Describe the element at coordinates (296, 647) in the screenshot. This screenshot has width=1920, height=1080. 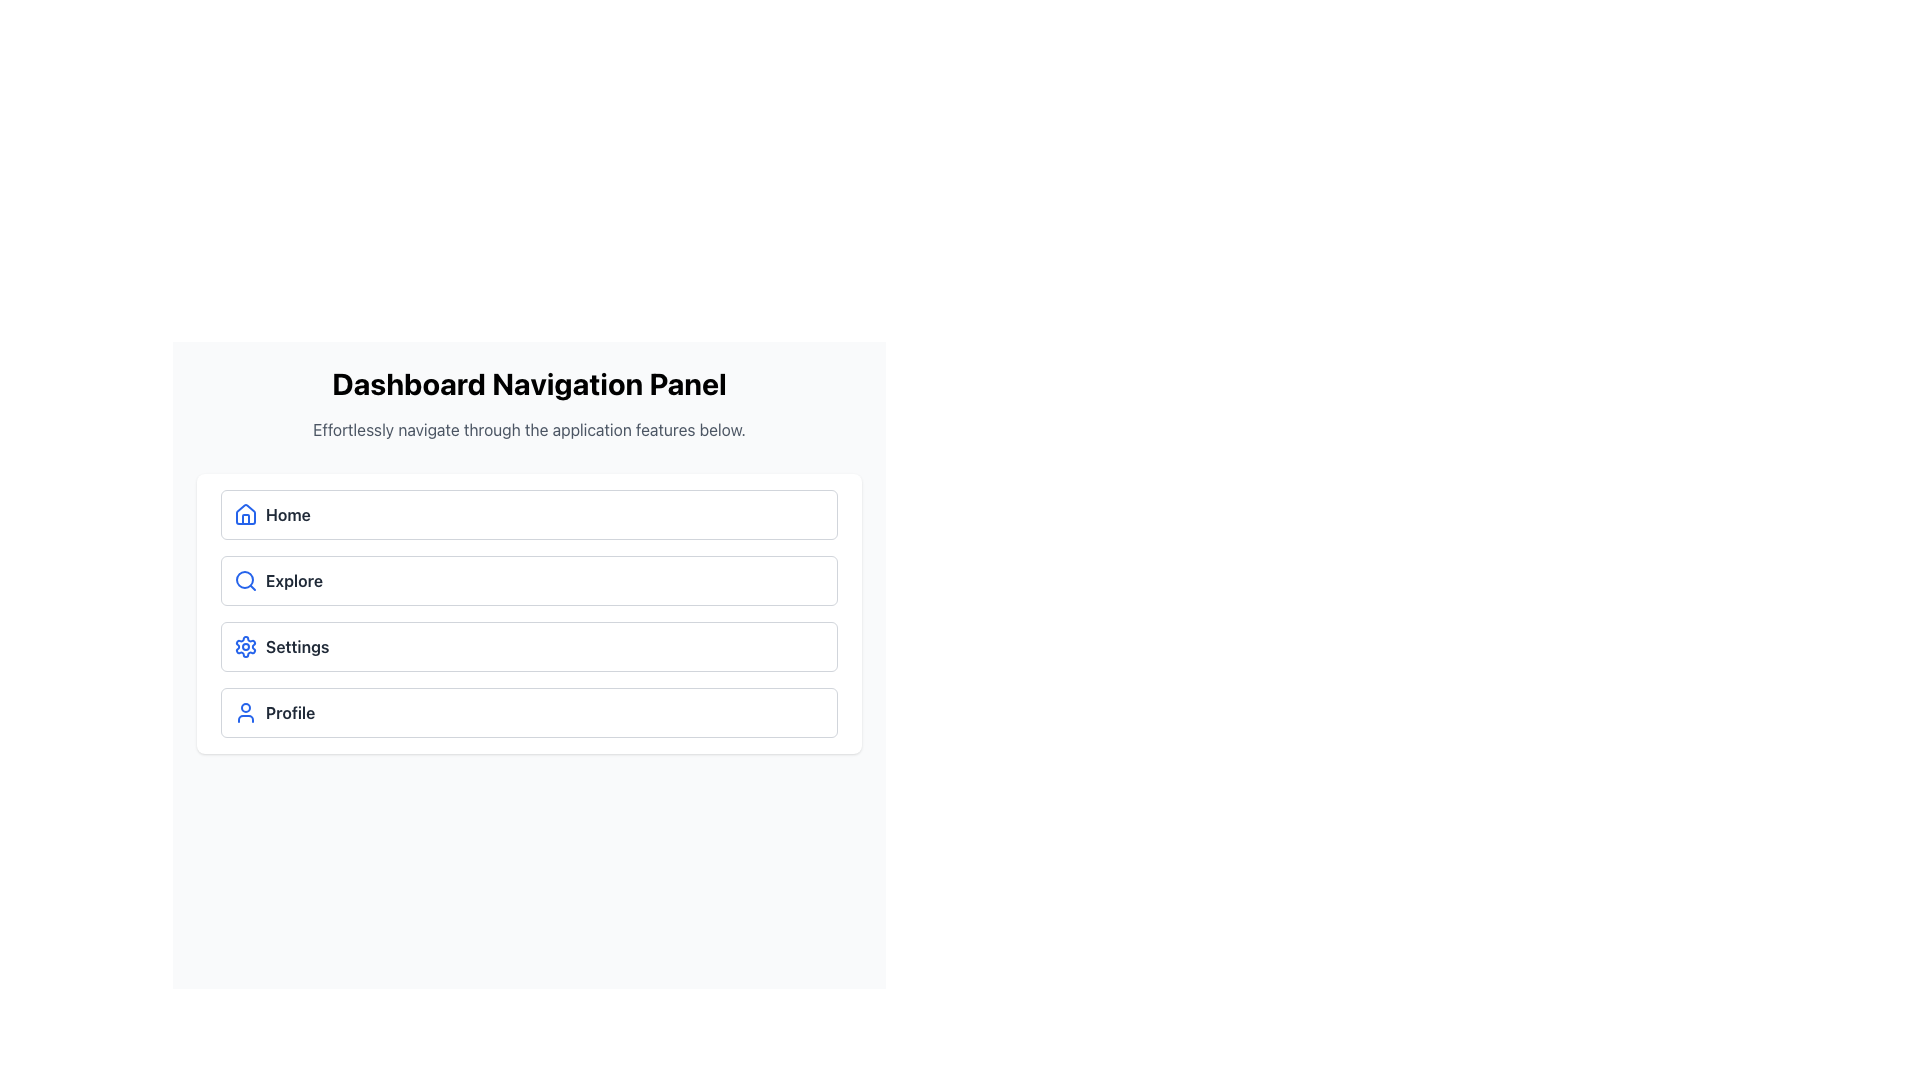
I see `the 'Settings' text label within the interactive button` at that location.